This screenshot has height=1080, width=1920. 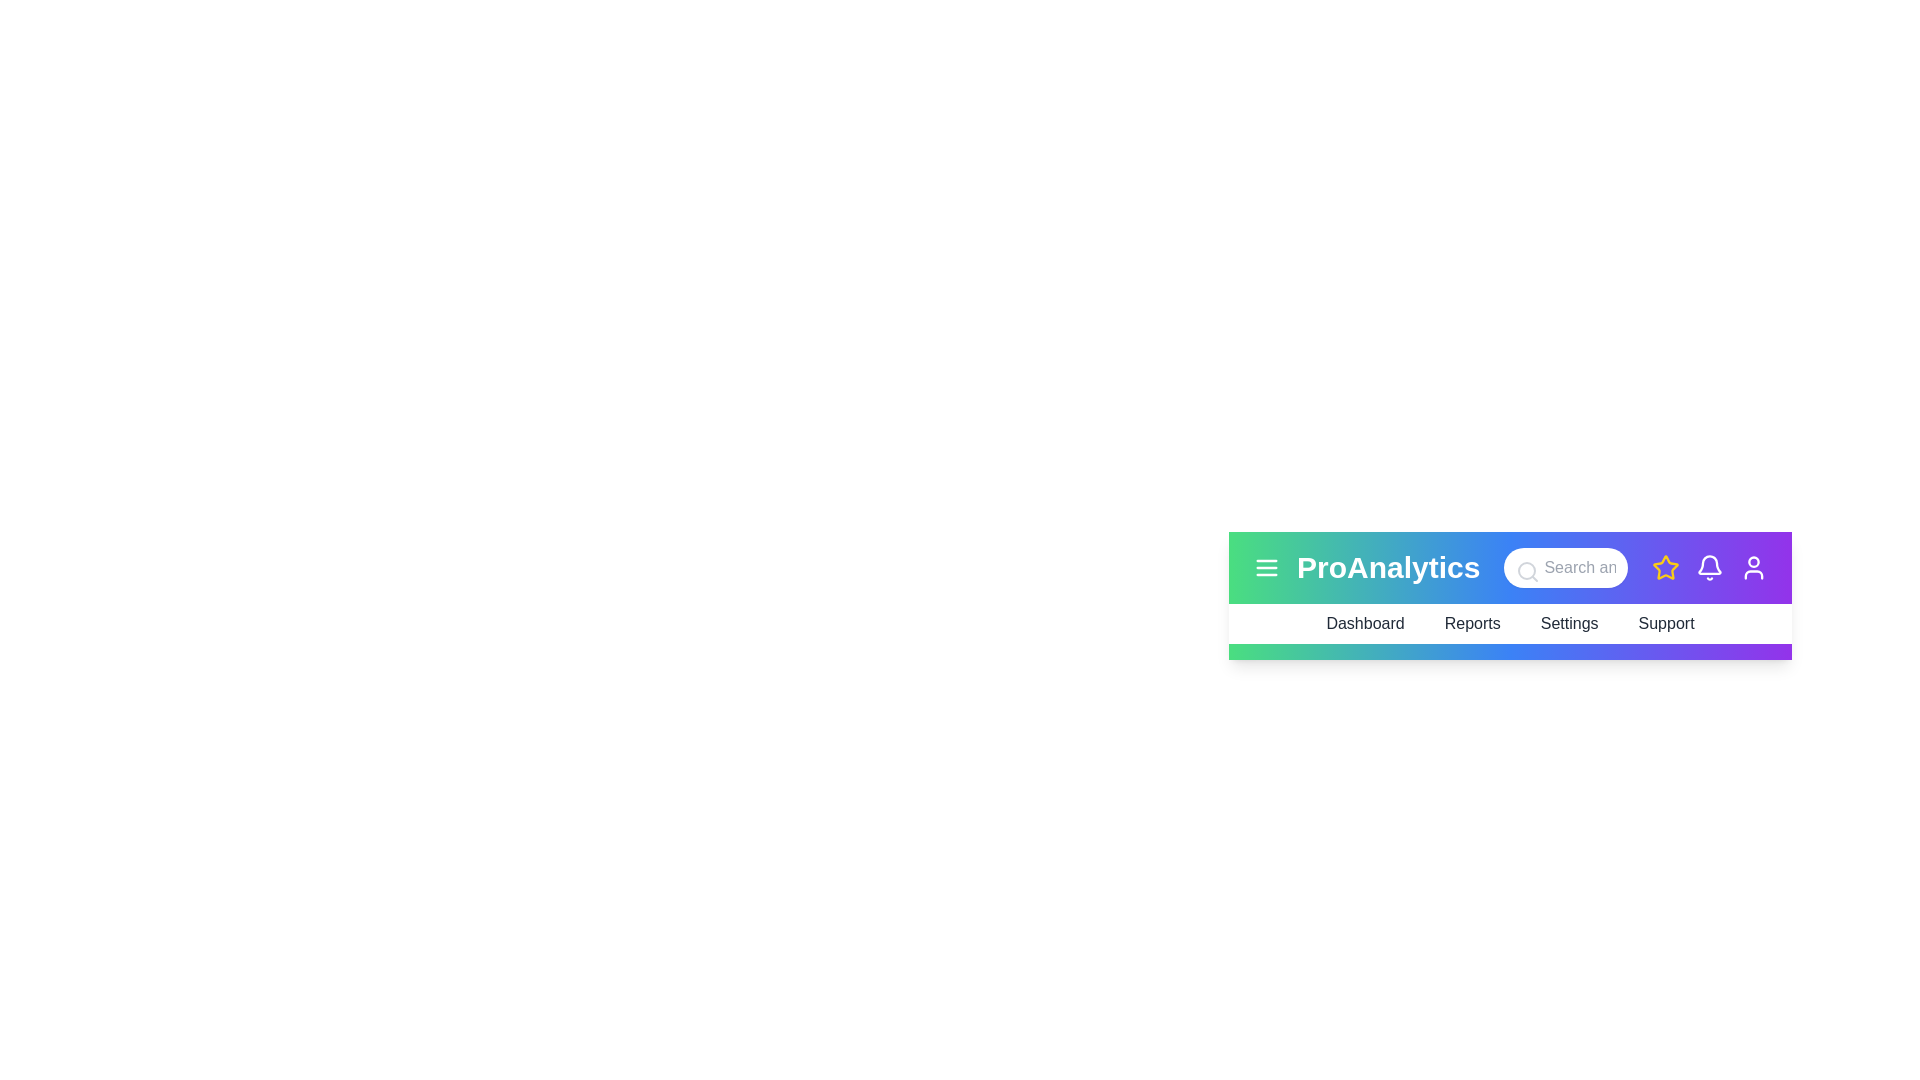 What do you see at coordinates (1472, 623) in the screenshot?
I see `the menu item Reports to trigger additional feedback` at bounding box center [1472, 623].